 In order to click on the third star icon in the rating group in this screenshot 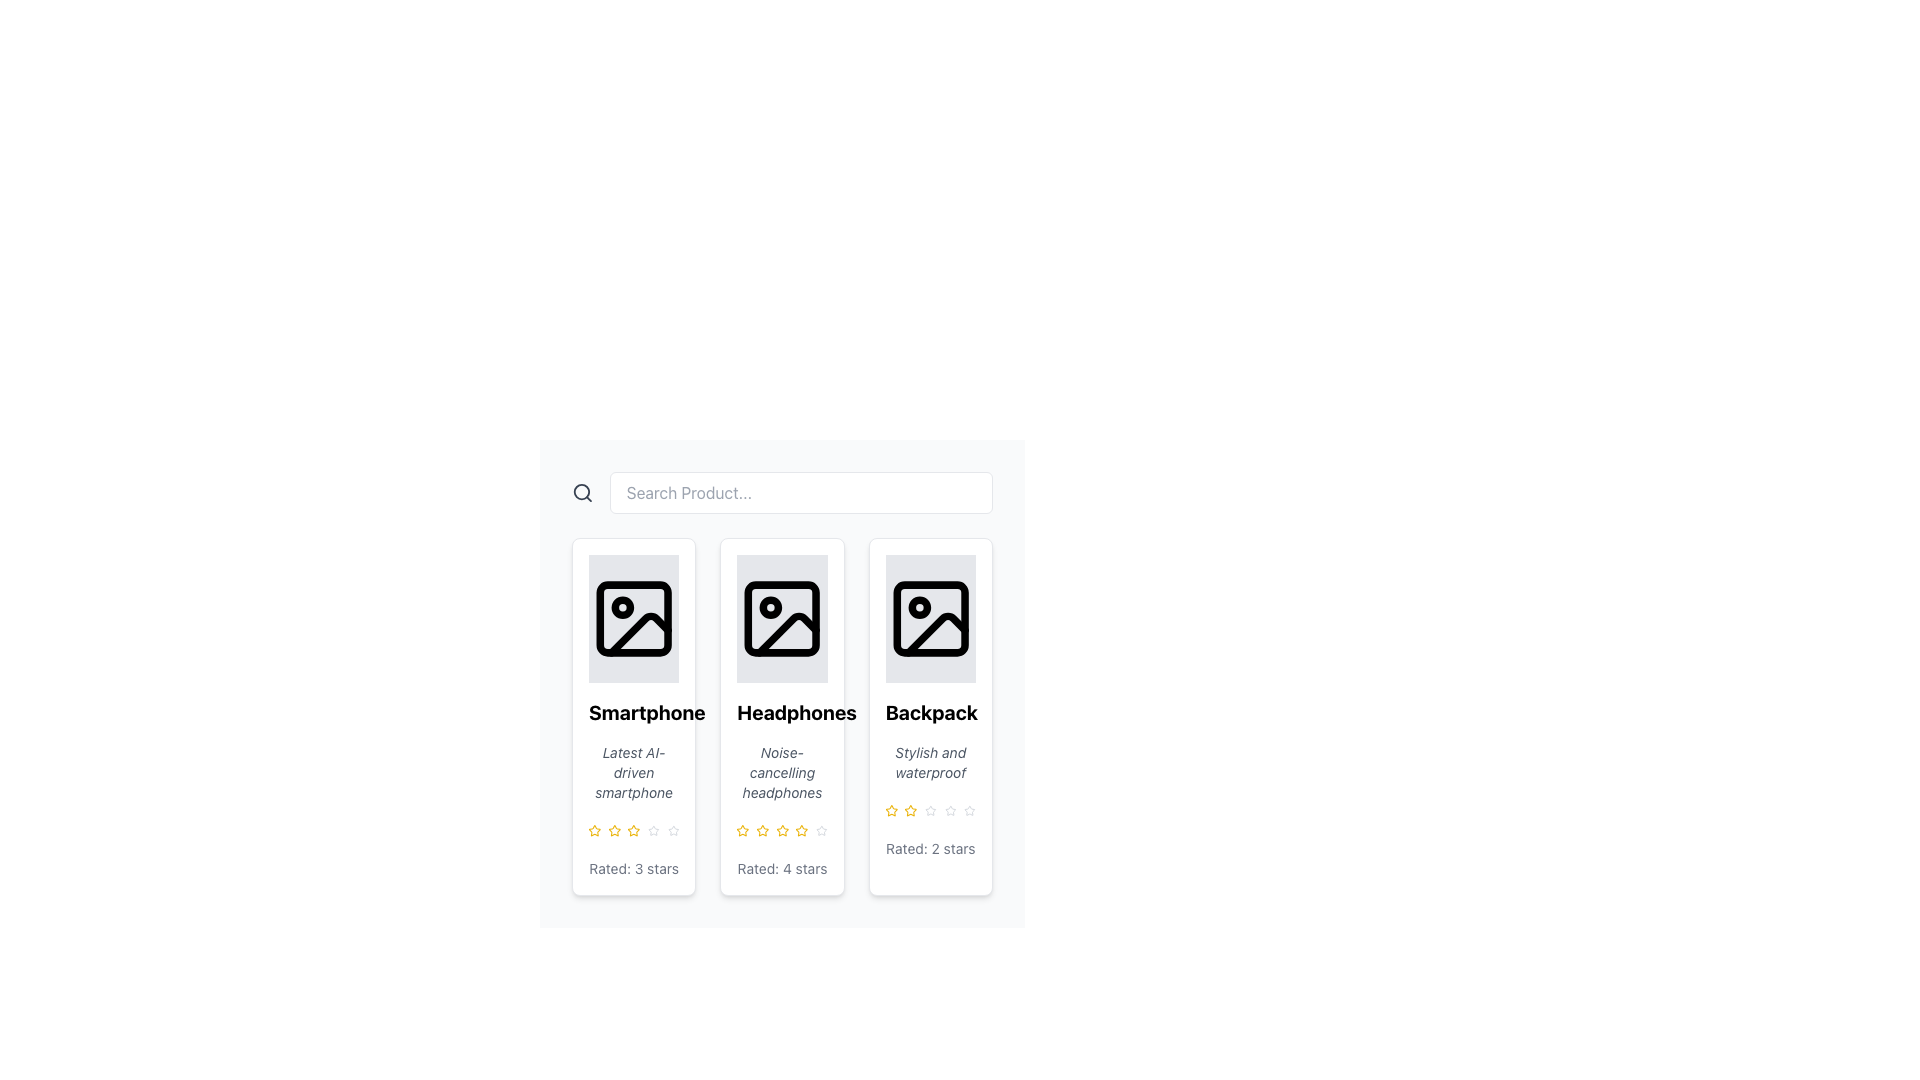, I will do `click(761, 830)`.